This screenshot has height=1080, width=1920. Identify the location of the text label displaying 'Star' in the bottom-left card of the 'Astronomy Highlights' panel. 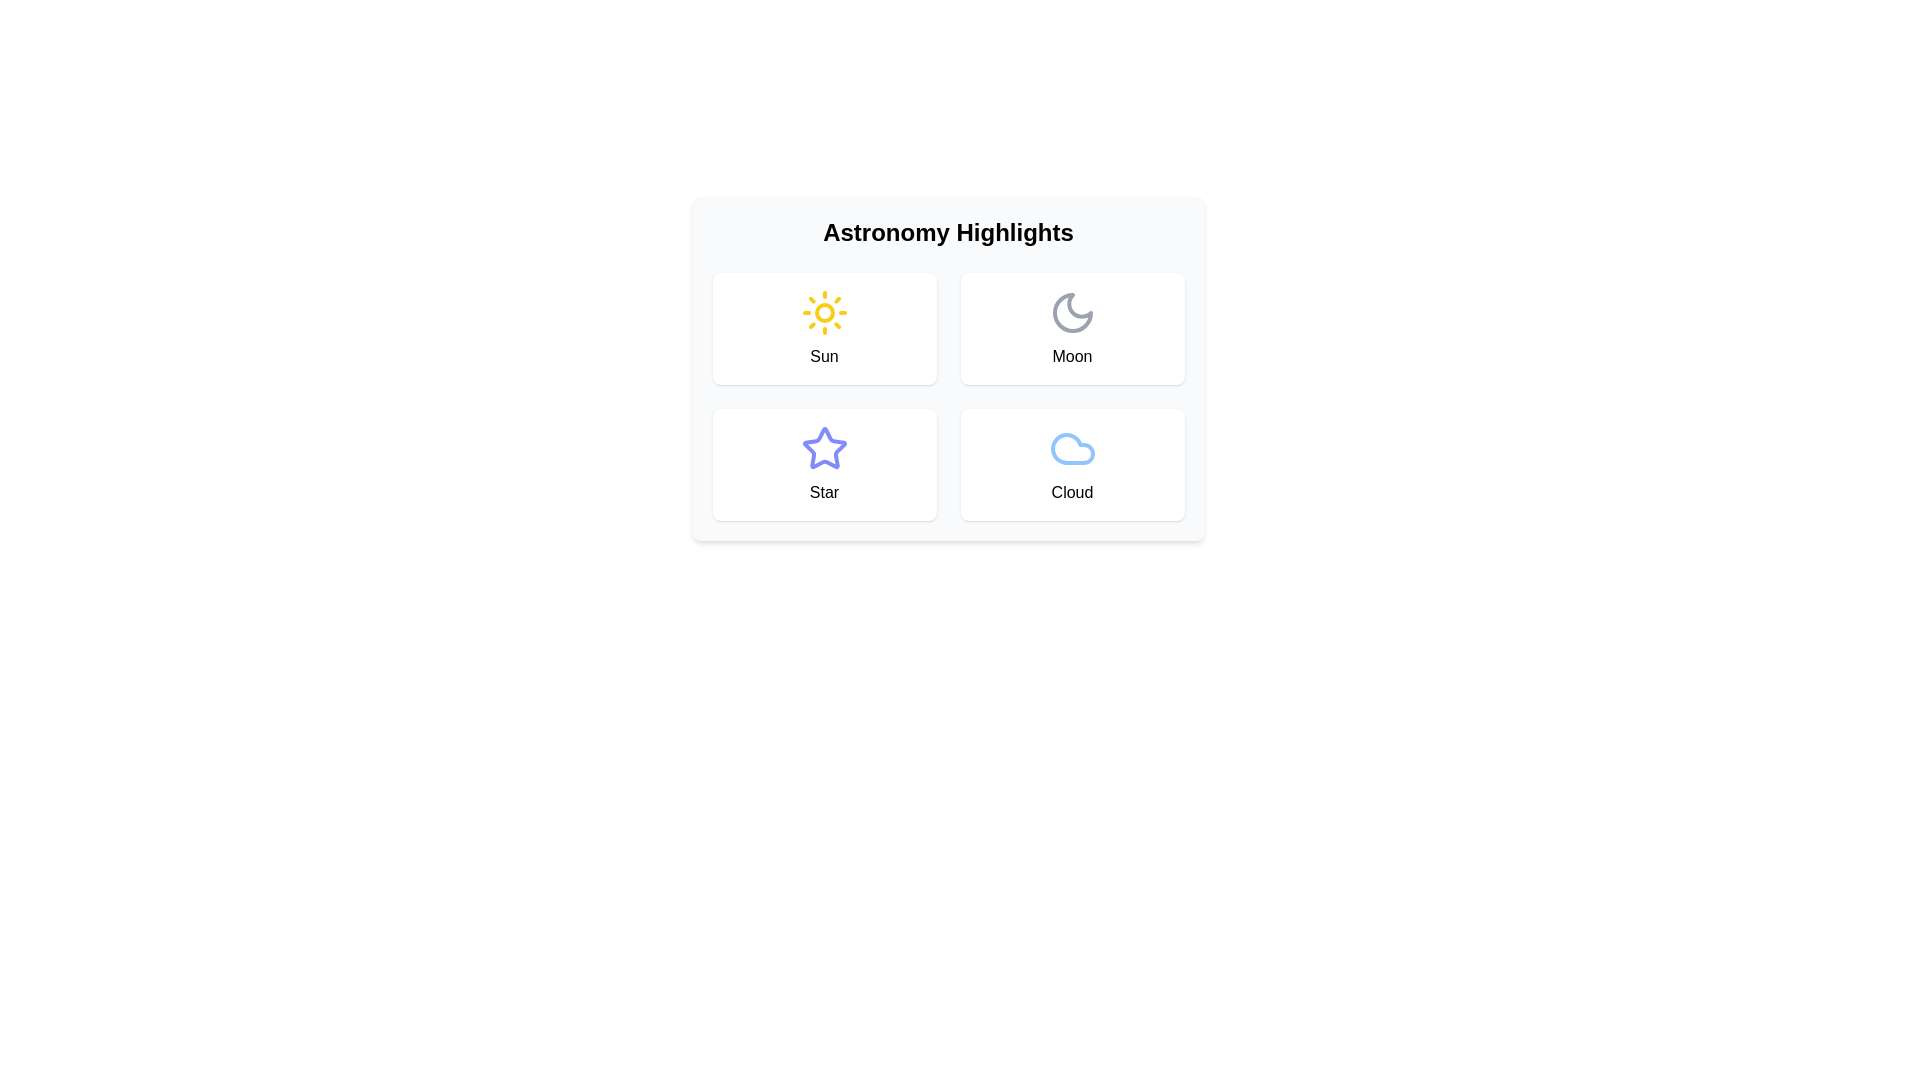
(824, 493).